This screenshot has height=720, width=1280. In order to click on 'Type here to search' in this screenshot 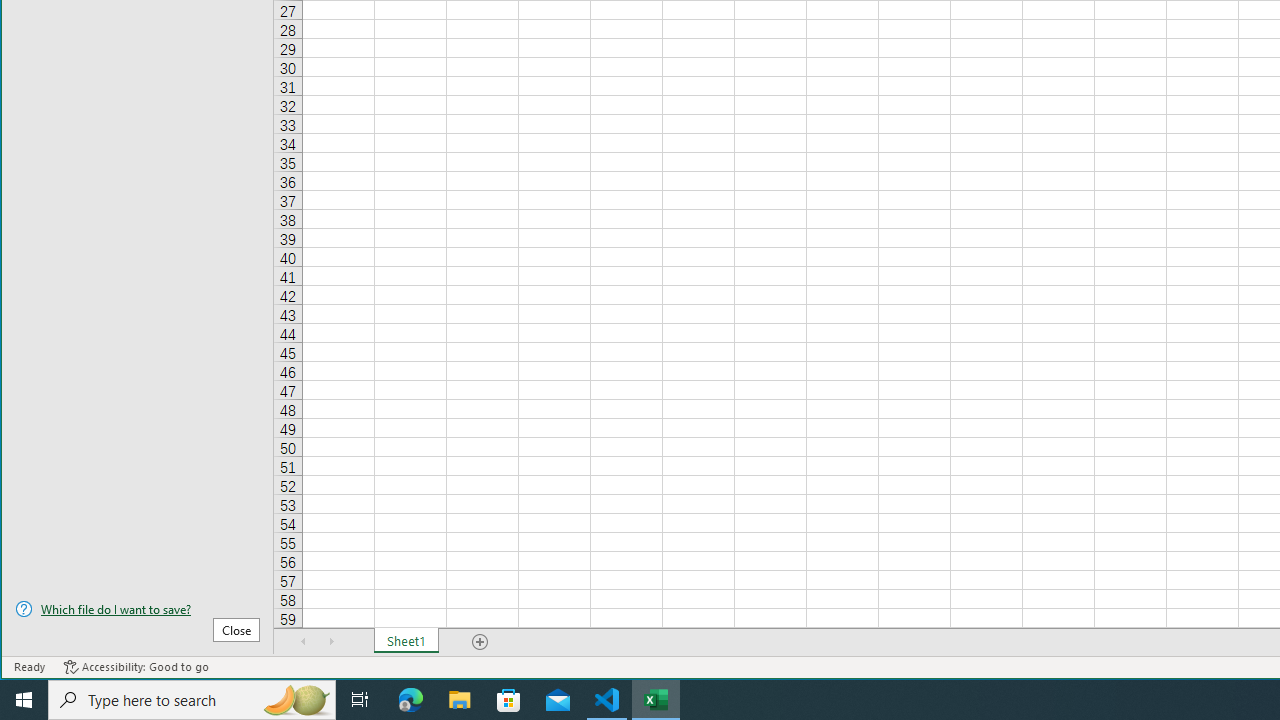, I will do `click(192, 698)`.